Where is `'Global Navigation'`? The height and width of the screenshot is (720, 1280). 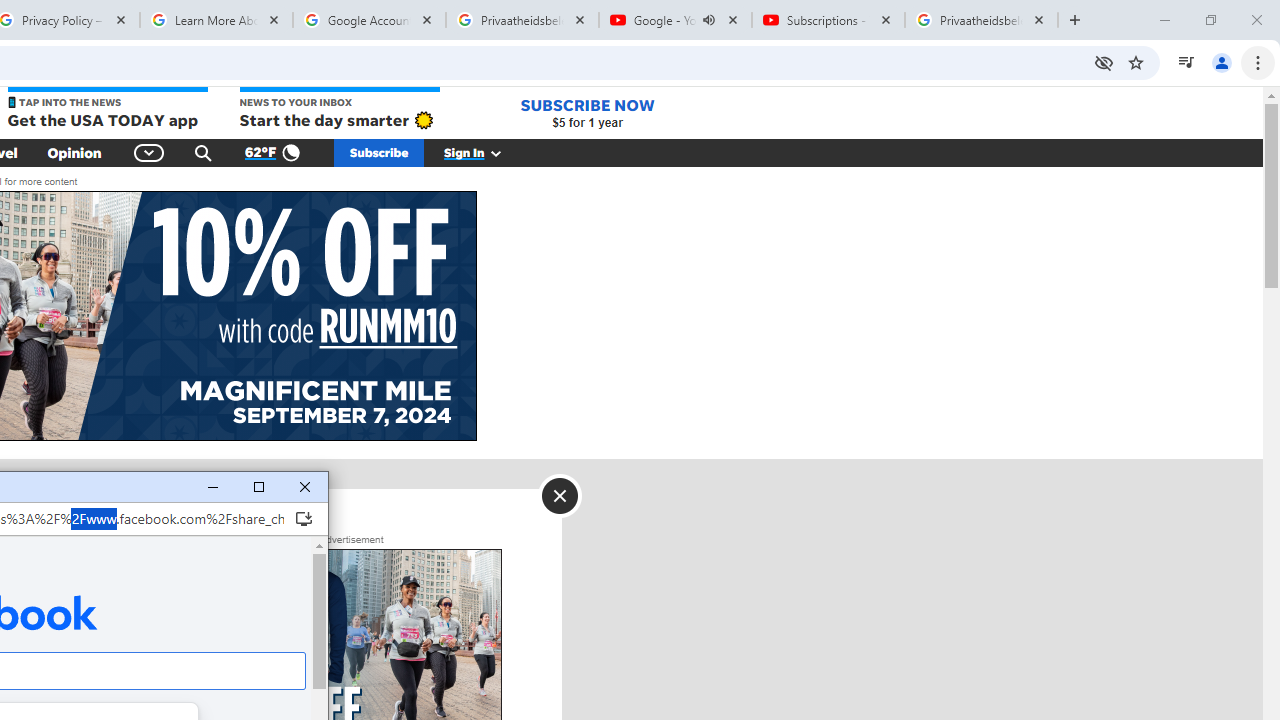
'Global Navigation' is located at coordinates (148, 152).